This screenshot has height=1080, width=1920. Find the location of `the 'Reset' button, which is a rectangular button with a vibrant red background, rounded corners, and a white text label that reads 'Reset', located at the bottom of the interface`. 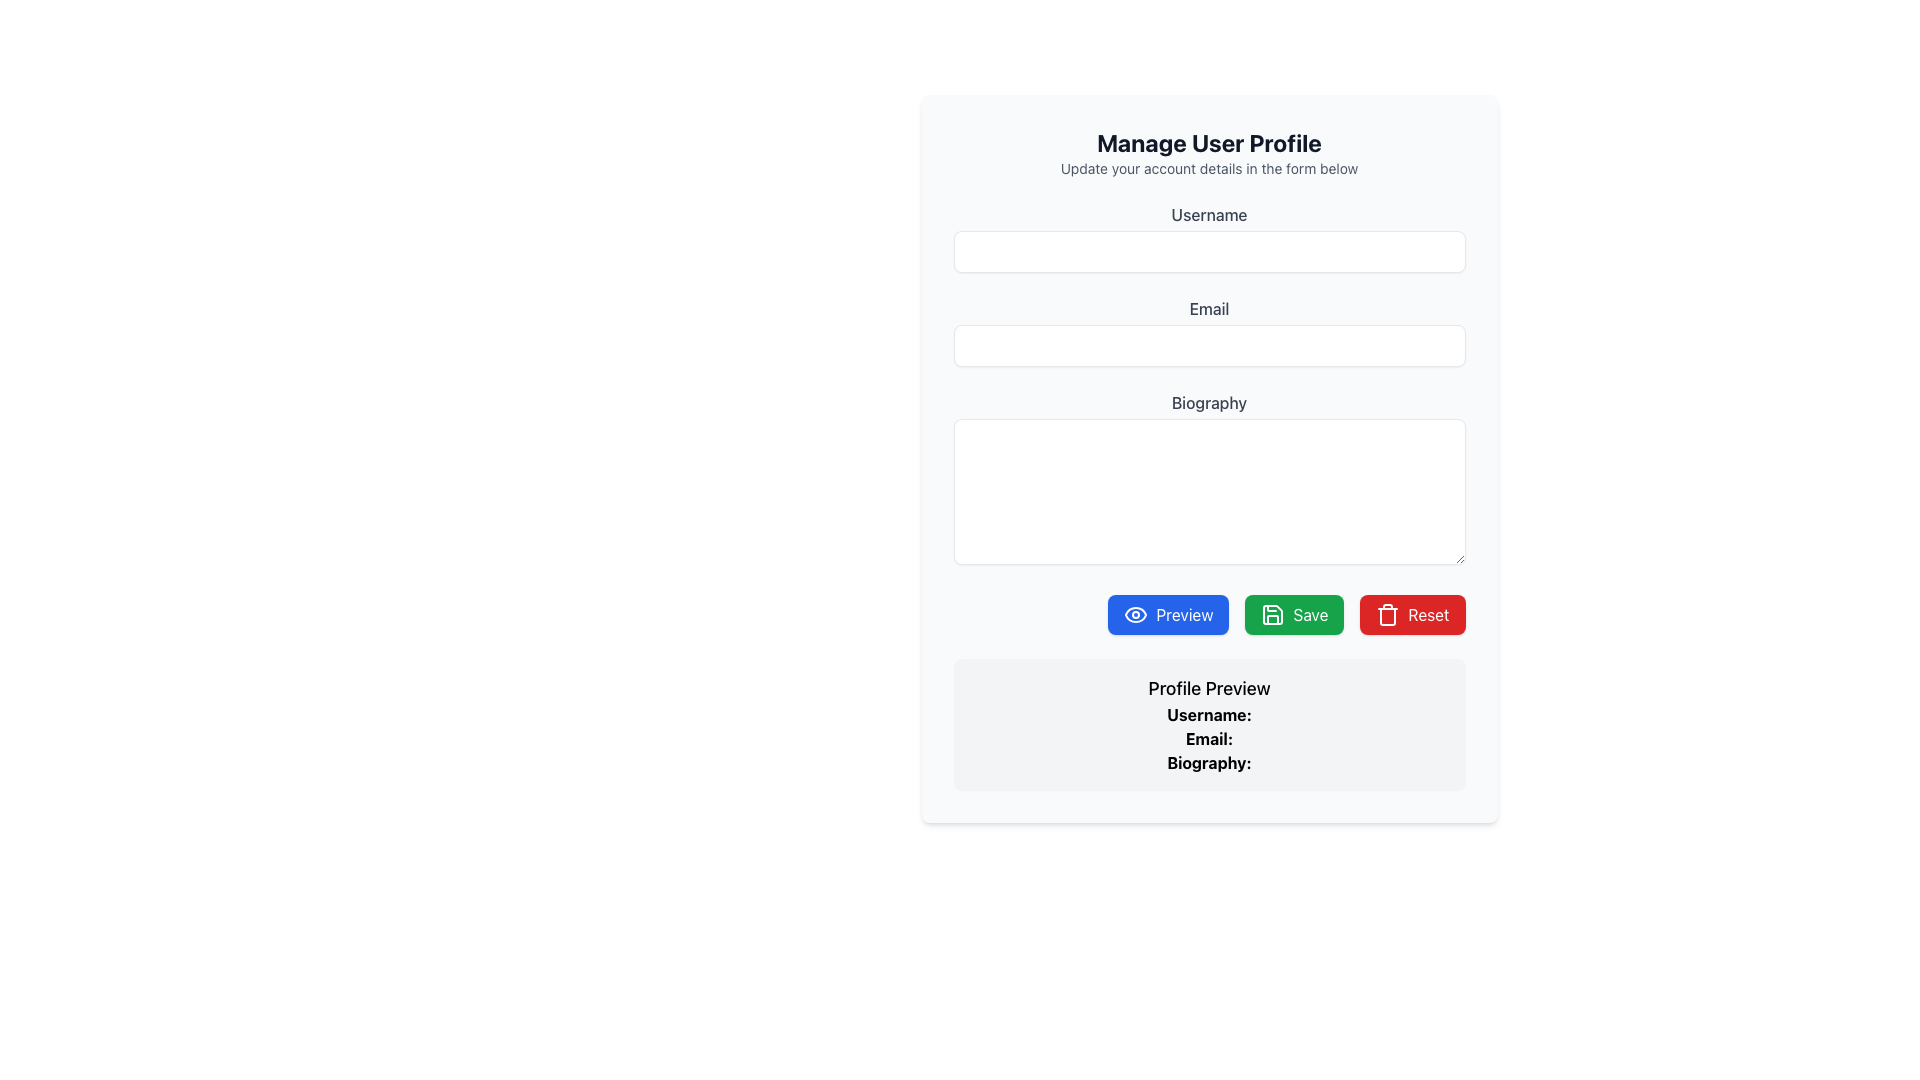

the 'Reset' button, which is a rectangular button with a vibrant red background, rounded corners, and a white text label that reads 'Reset', located at the bottom of the interface is located at coordinates (1411, 613).